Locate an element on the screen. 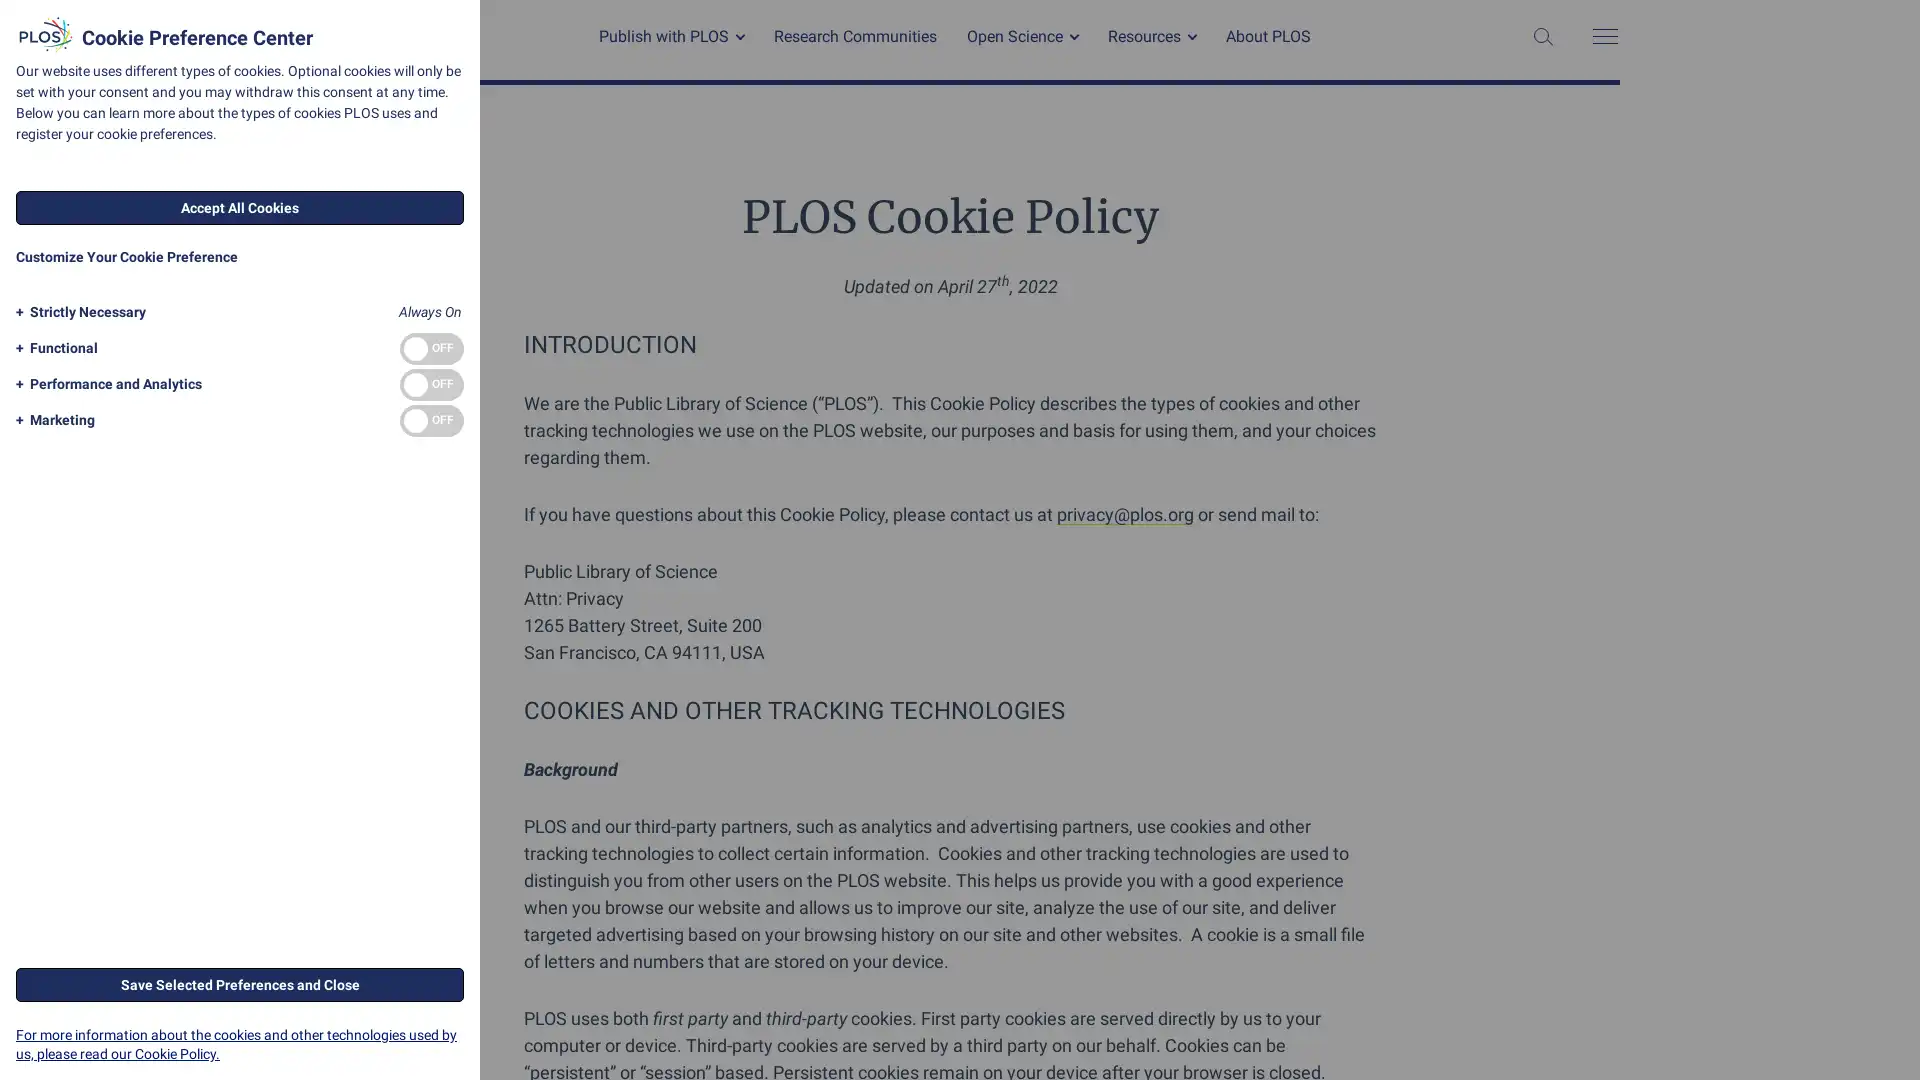  Toggle explanation of Marketing Cookies. is located at coordinates (52, 419).